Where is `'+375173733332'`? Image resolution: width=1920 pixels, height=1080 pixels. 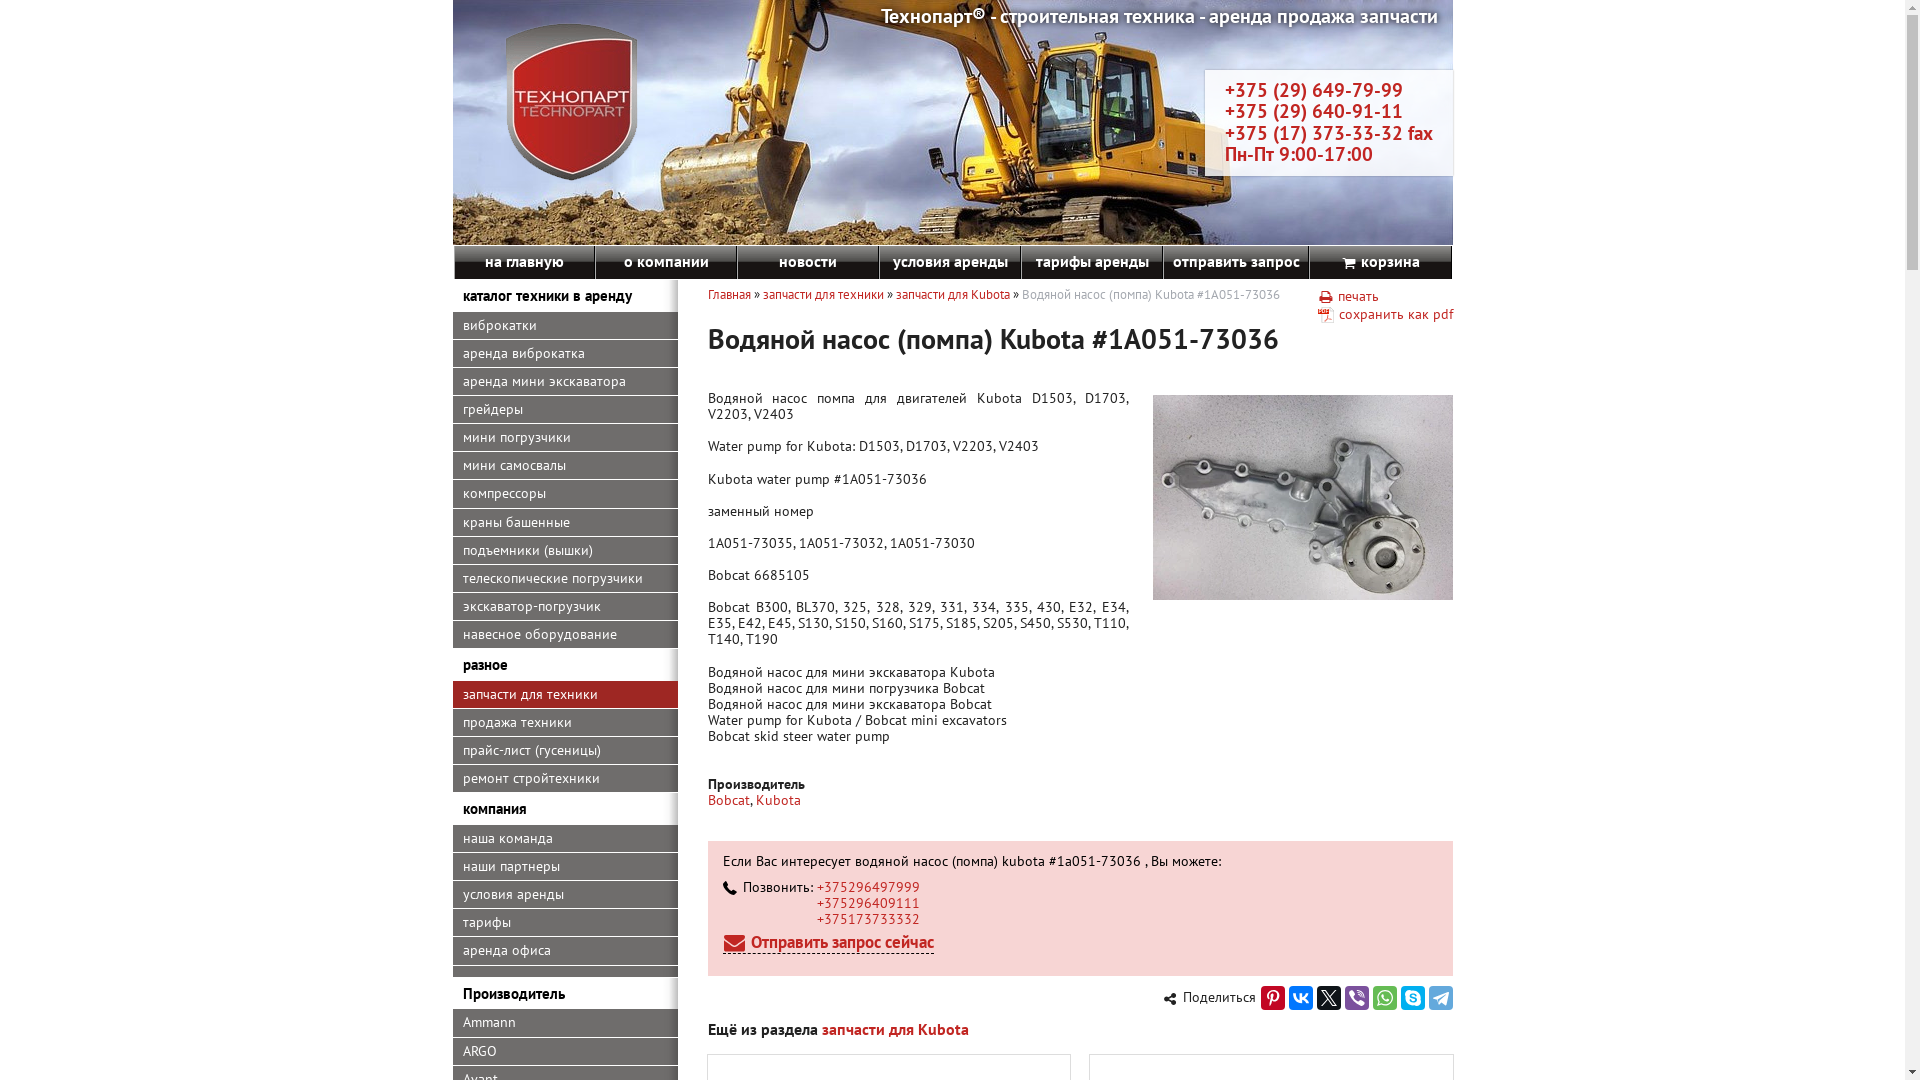 '+375173733332' is located at coordinates (867, 918).